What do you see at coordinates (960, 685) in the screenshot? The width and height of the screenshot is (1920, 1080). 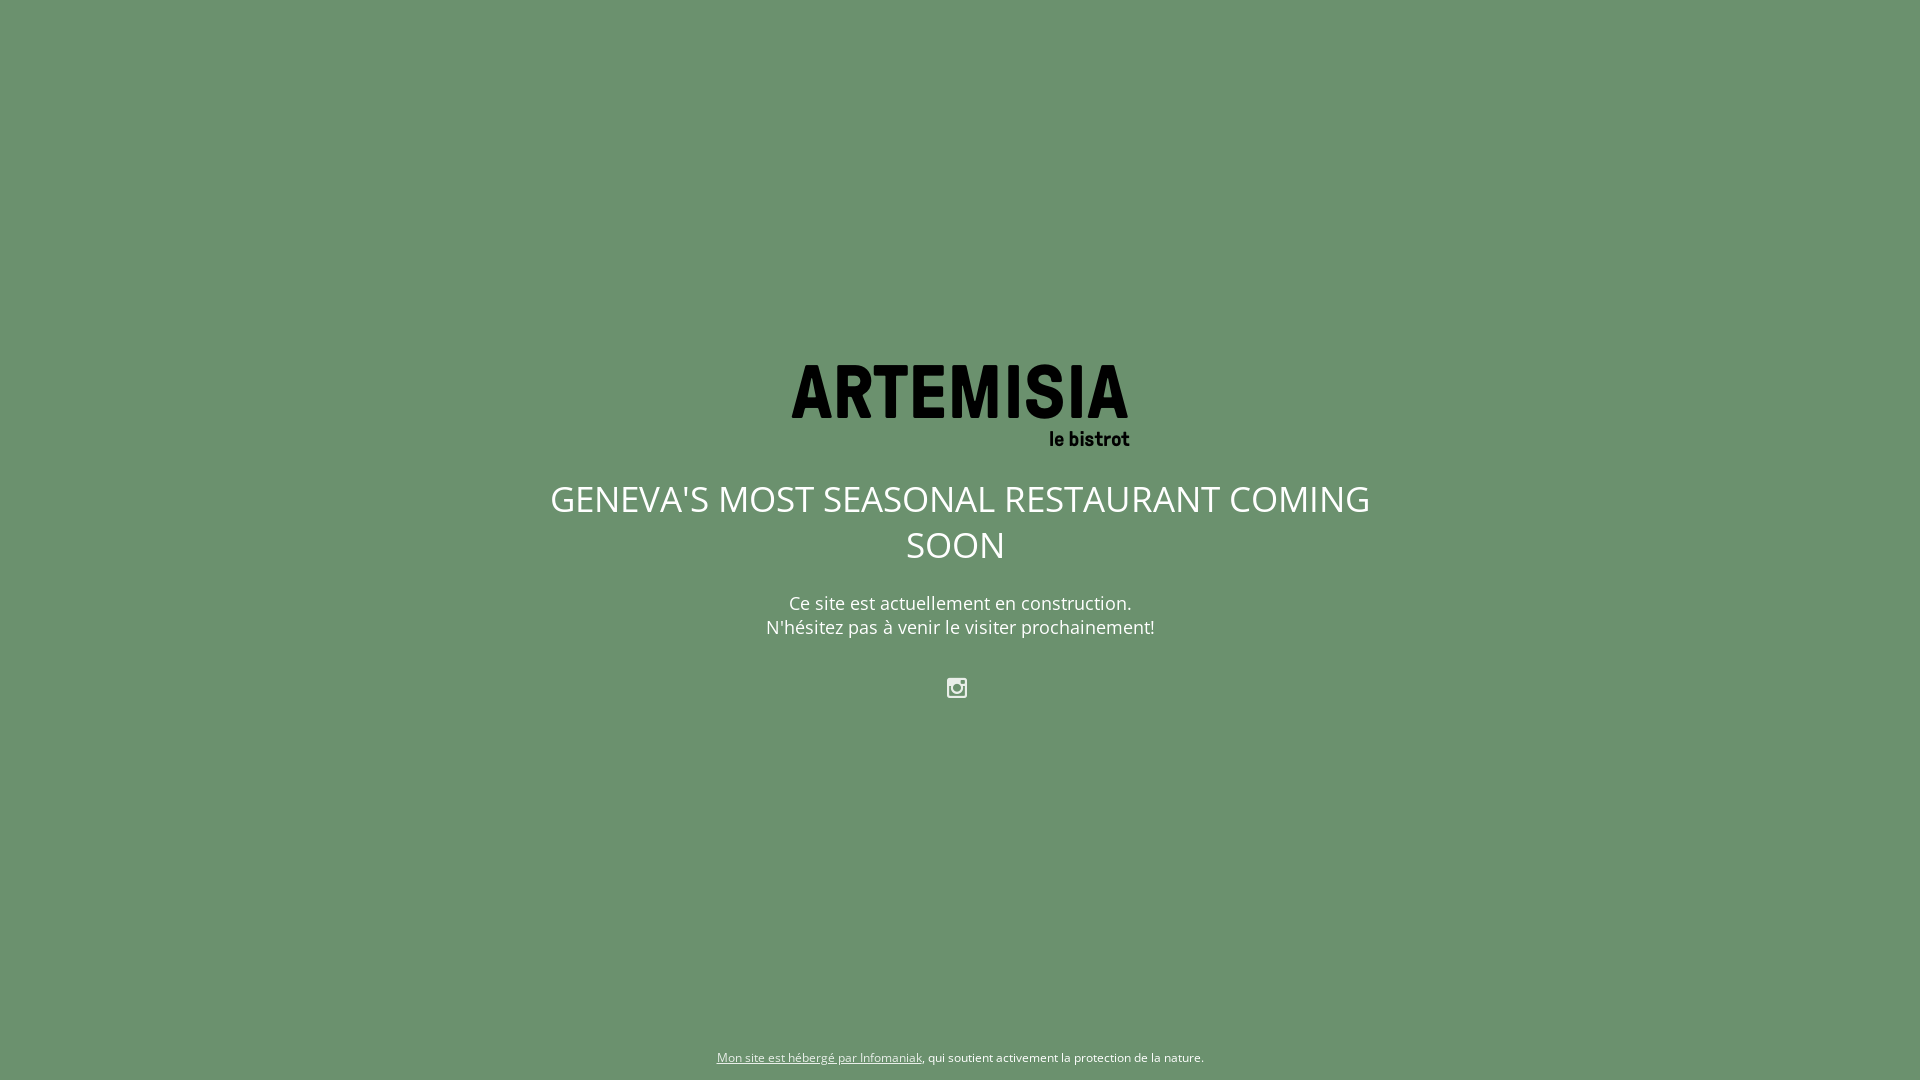 I see `' '` at bounding box center [960, 685].